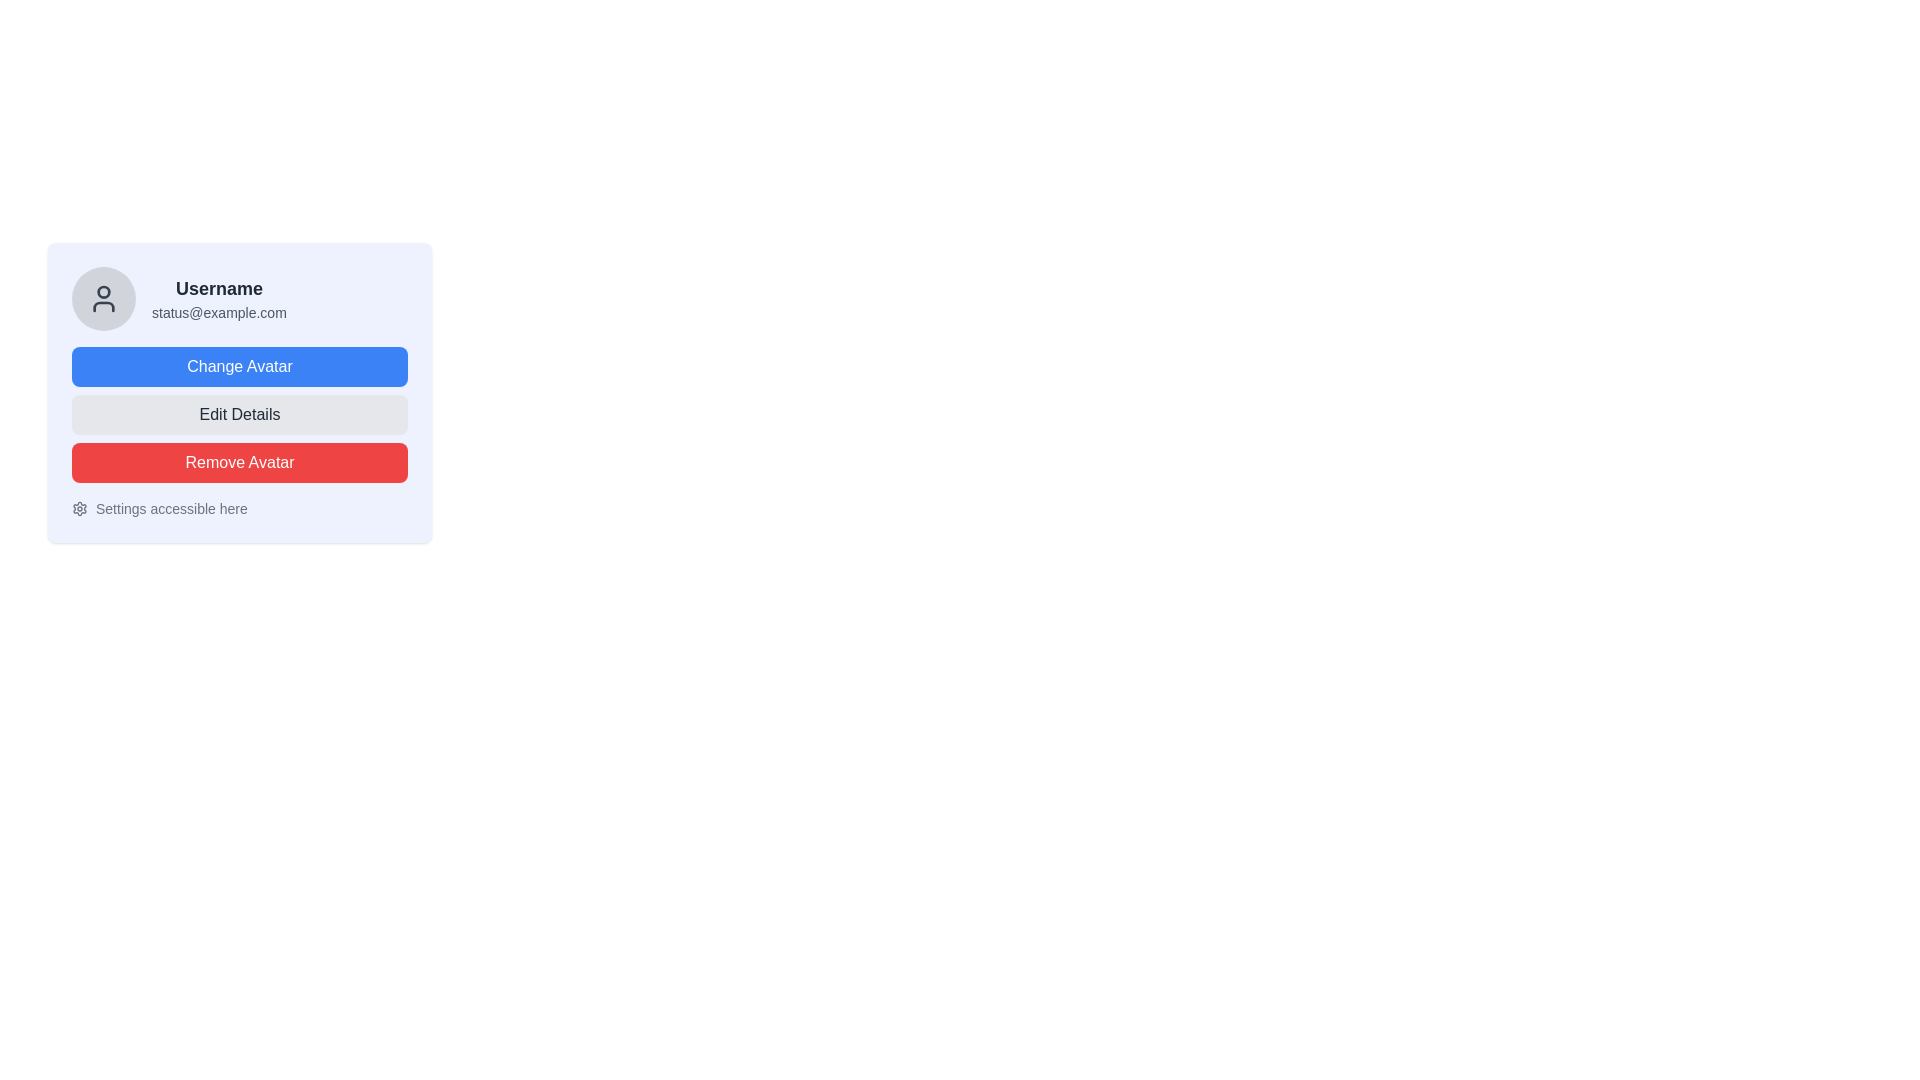 This screenshot has height=1080, width=1920. Describe the element at coordinates (103, 299) in the screenshot. I see `the user silhouette icon which is styled in dark gray on a light gray round background, located centrally in the upper-left section of a card interface` at that location.